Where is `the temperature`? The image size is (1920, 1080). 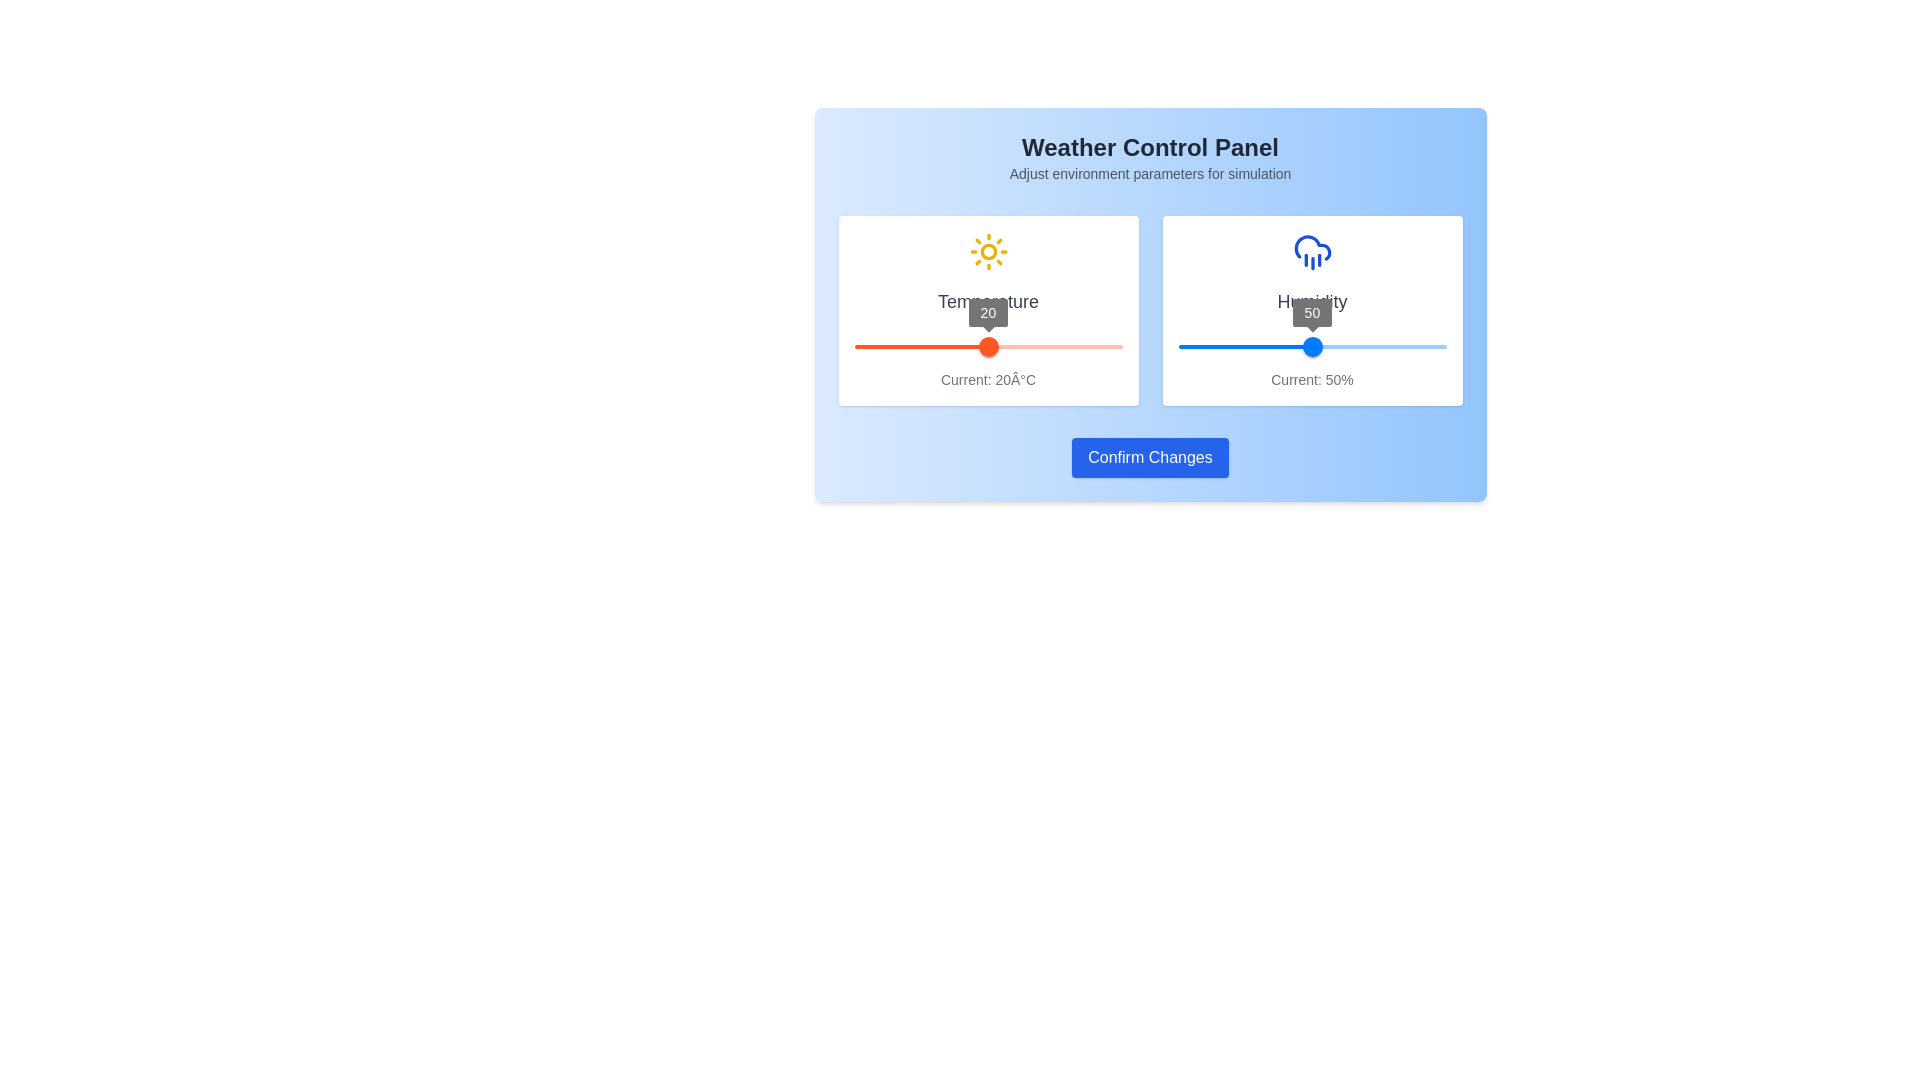
the temperature is located at coordinates (1045, 400).